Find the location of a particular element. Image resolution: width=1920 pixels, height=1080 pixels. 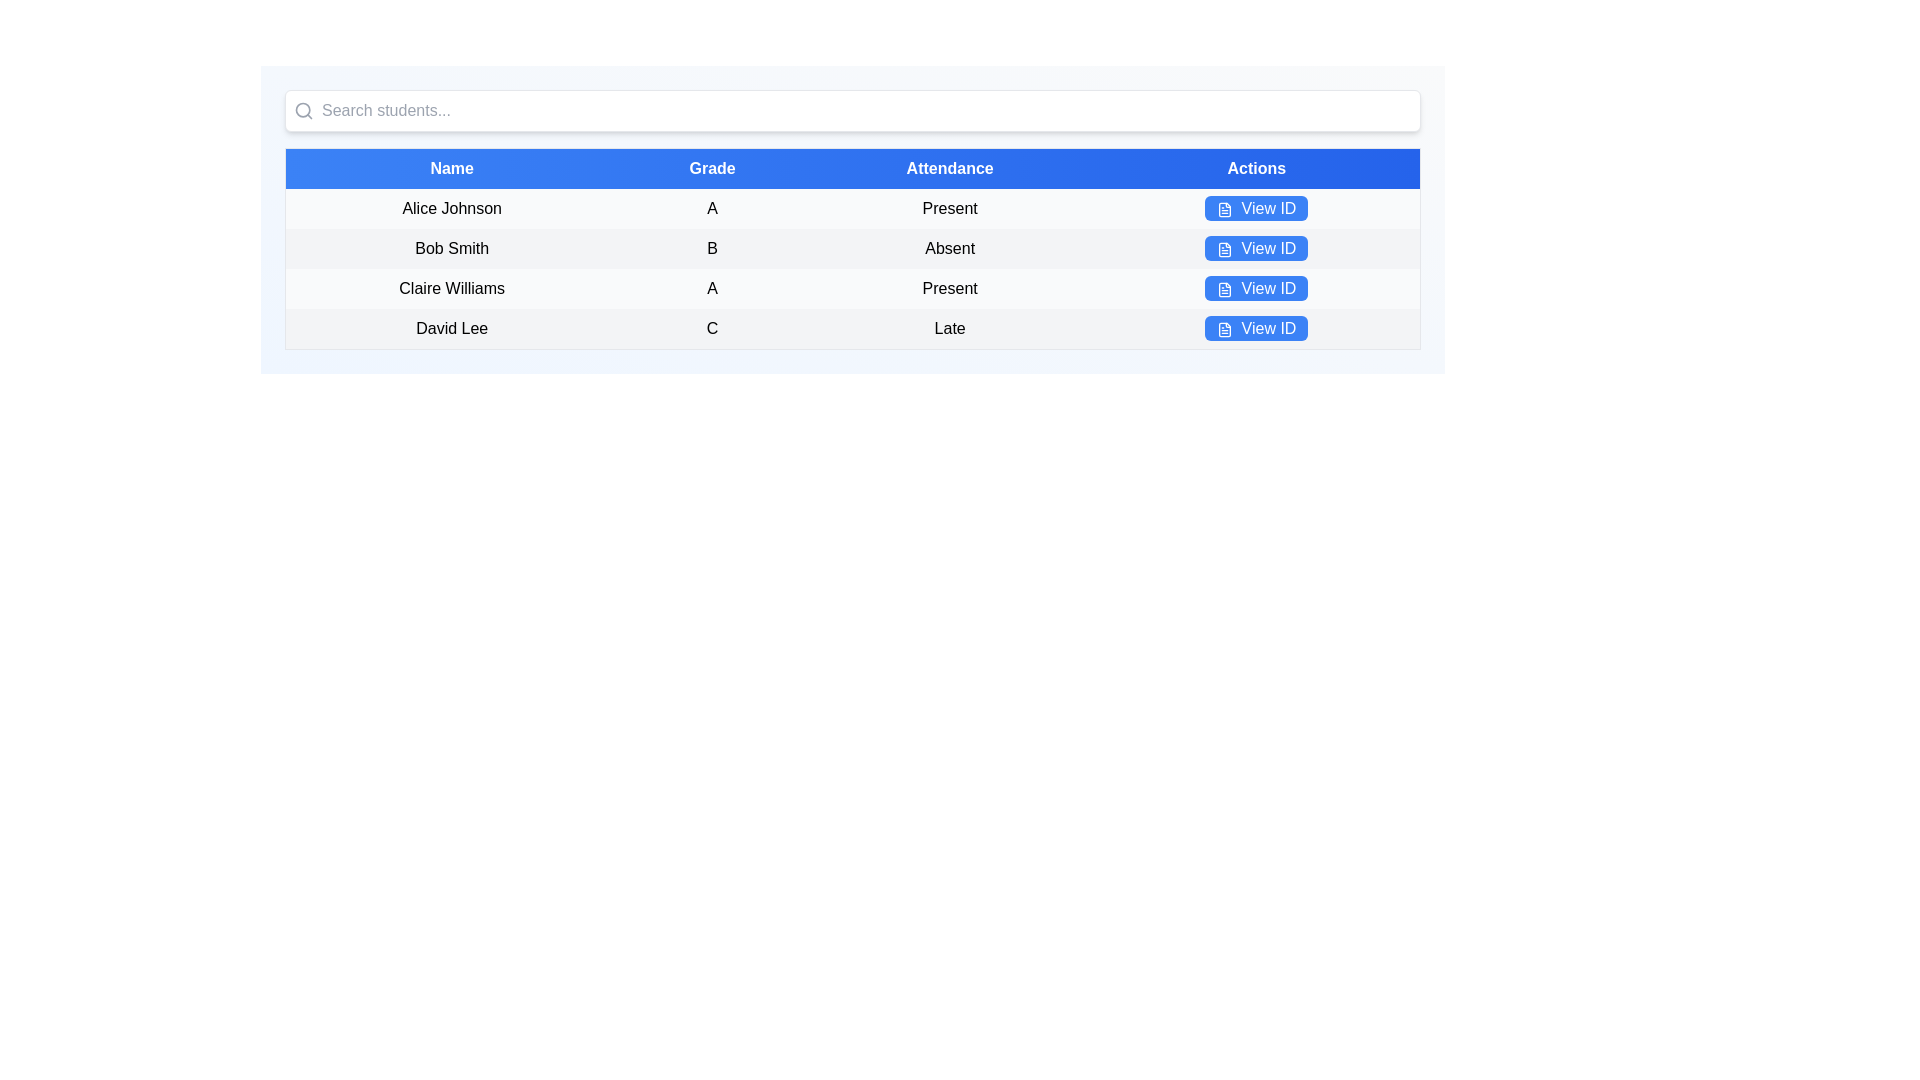

the third row in the table that displays data points like name and status, and includes an actionable button for viewing more details is located at coordinates (853, 289).